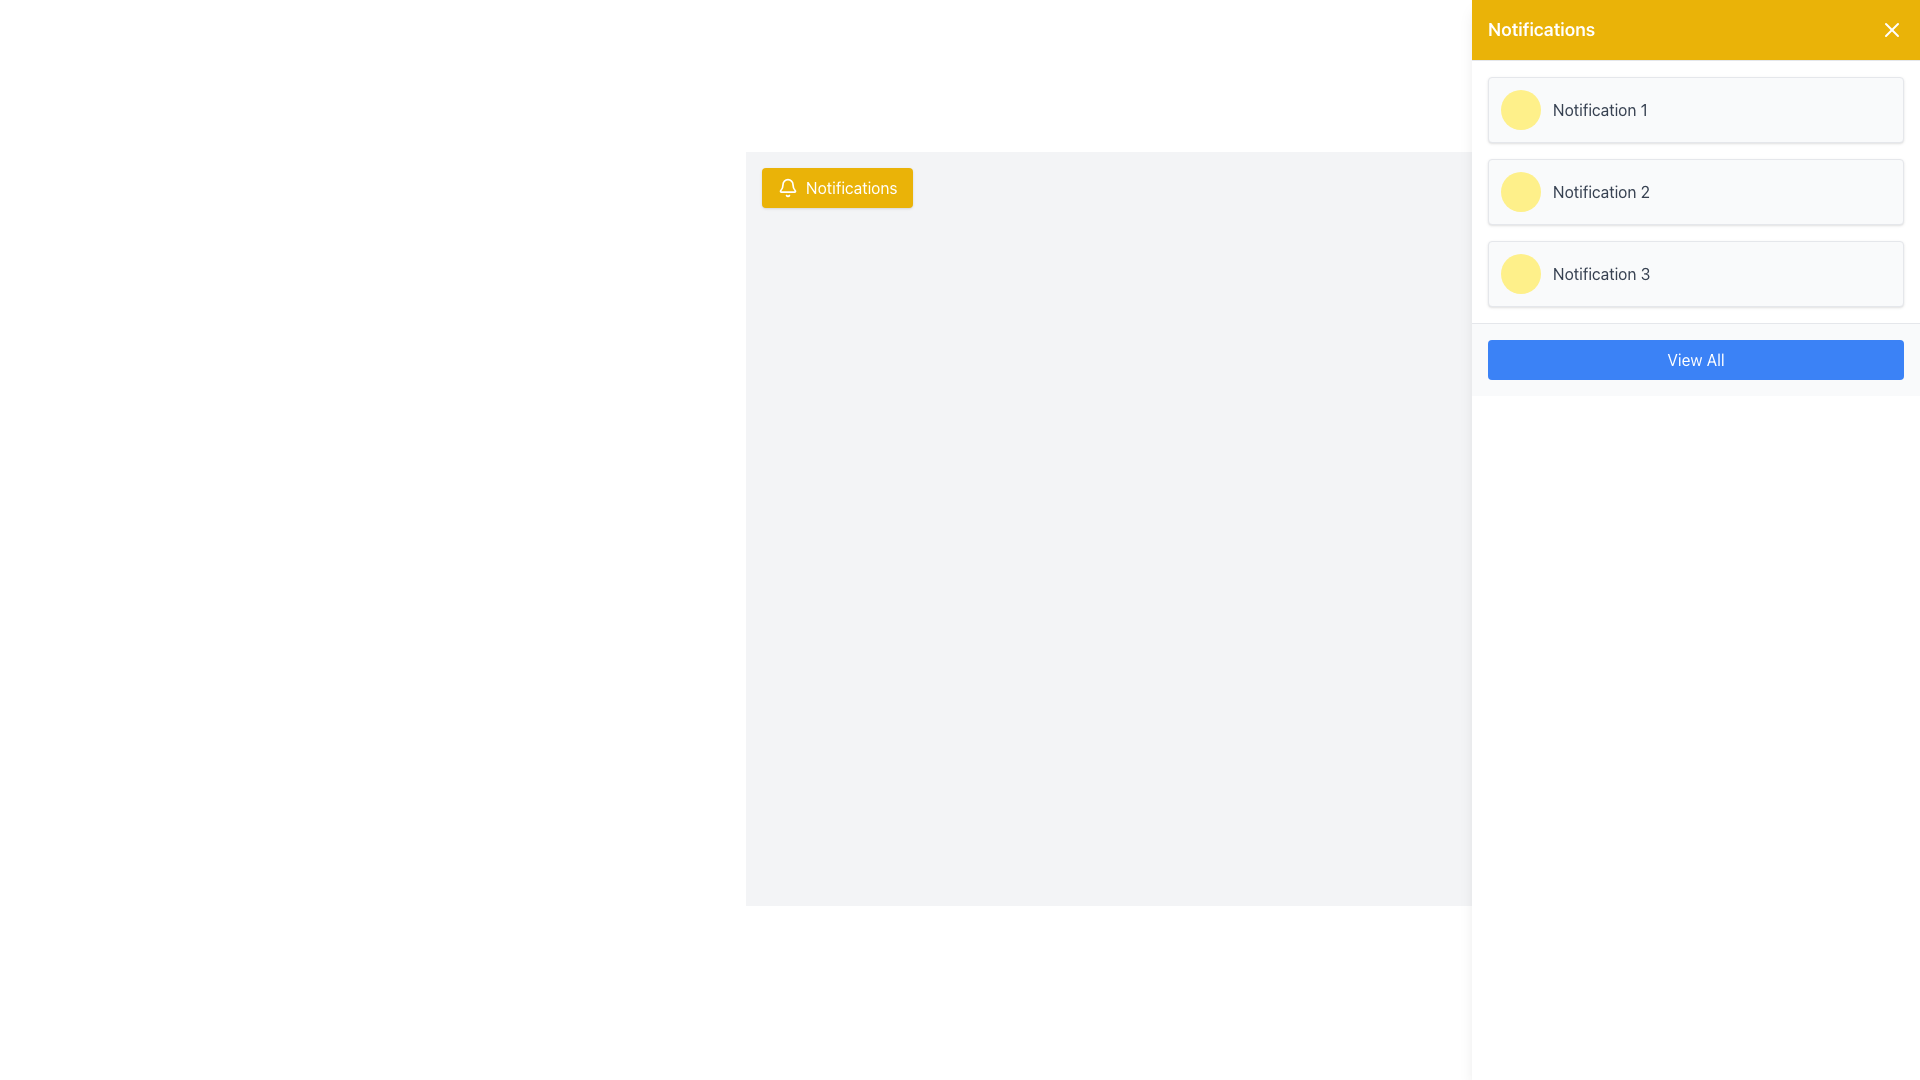 This screenshot has width=1920, height=1080. Describe the element at coordinates (1694, 358) in the screenshot. I see `the blue rectangular button labeled 'View All' located in the notification panel at the bottom of the notification list` at that location.